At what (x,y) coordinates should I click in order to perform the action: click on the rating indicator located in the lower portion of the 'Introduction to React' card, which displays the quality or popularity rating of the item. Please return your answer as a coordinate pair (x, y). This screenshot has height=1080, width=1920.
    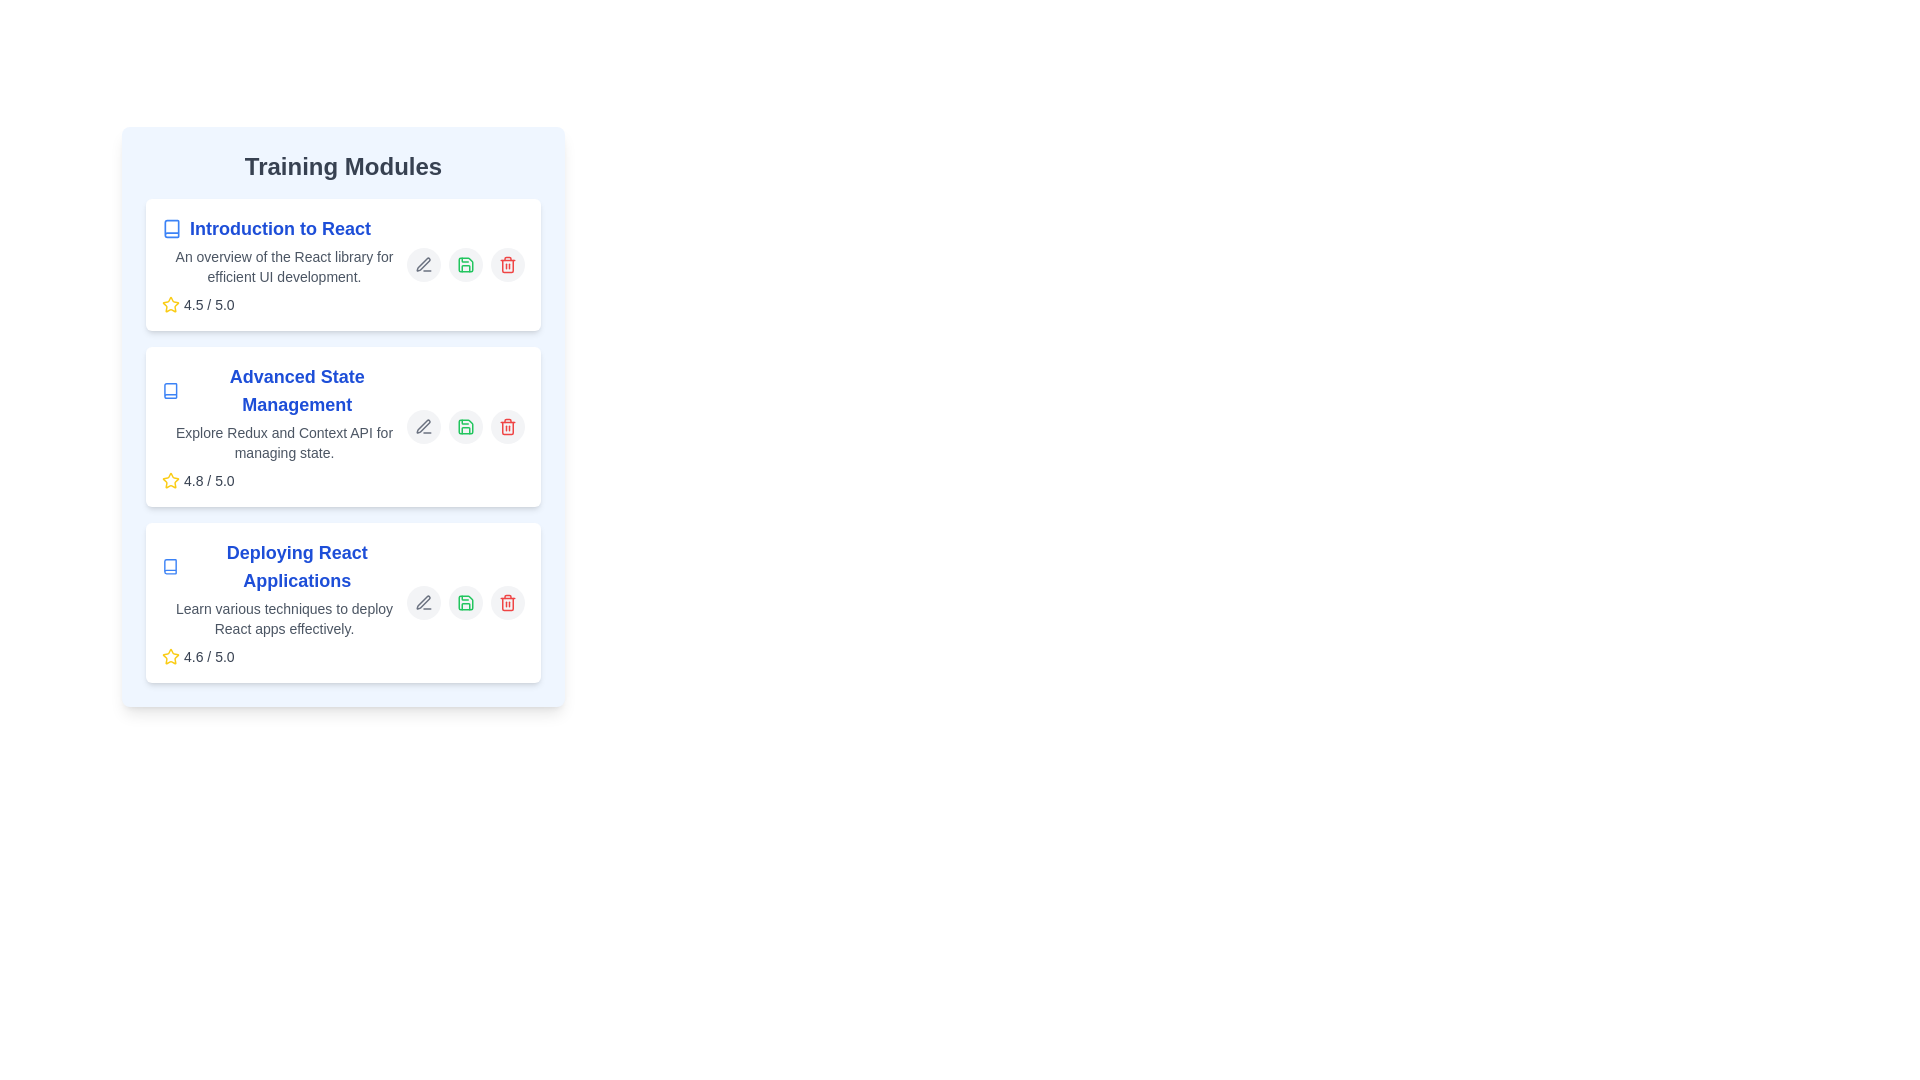
    Looking at the image, I should click on (283, 304).